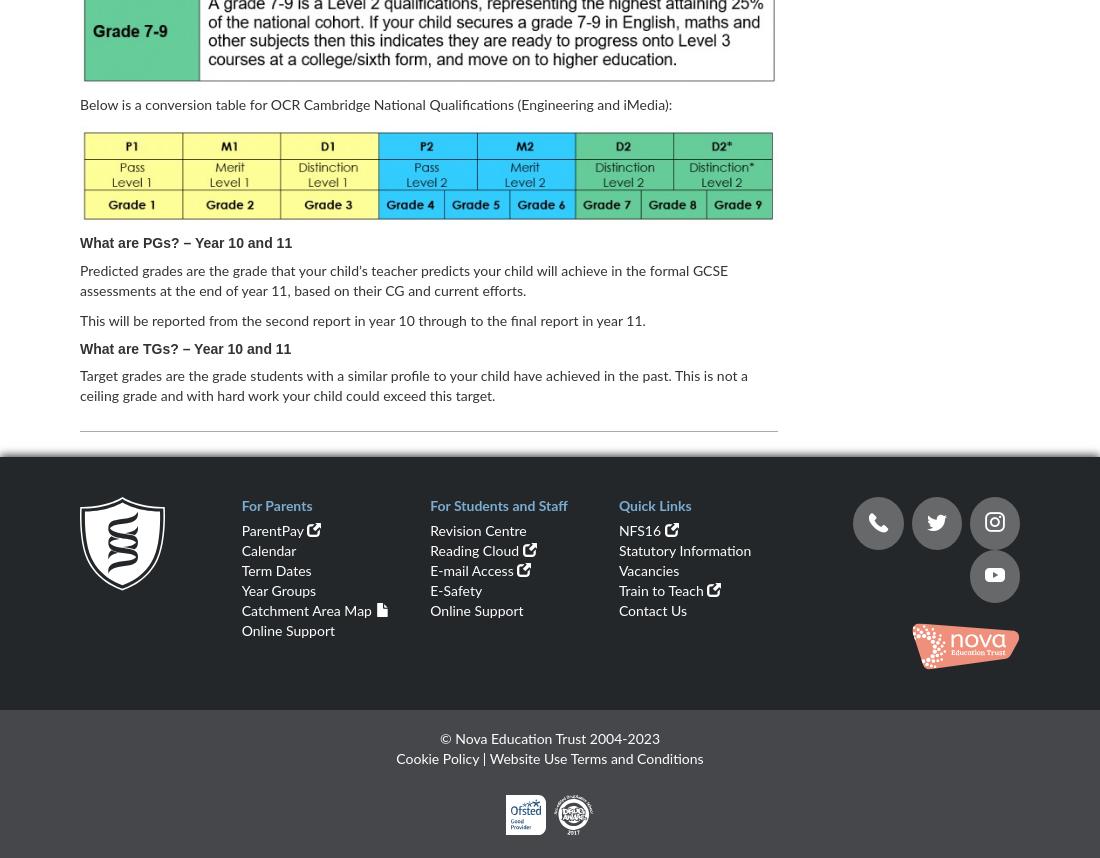 The width and height of the screenshot is (1100, 858). I want to click on 'For Parents', so click(241, 505).